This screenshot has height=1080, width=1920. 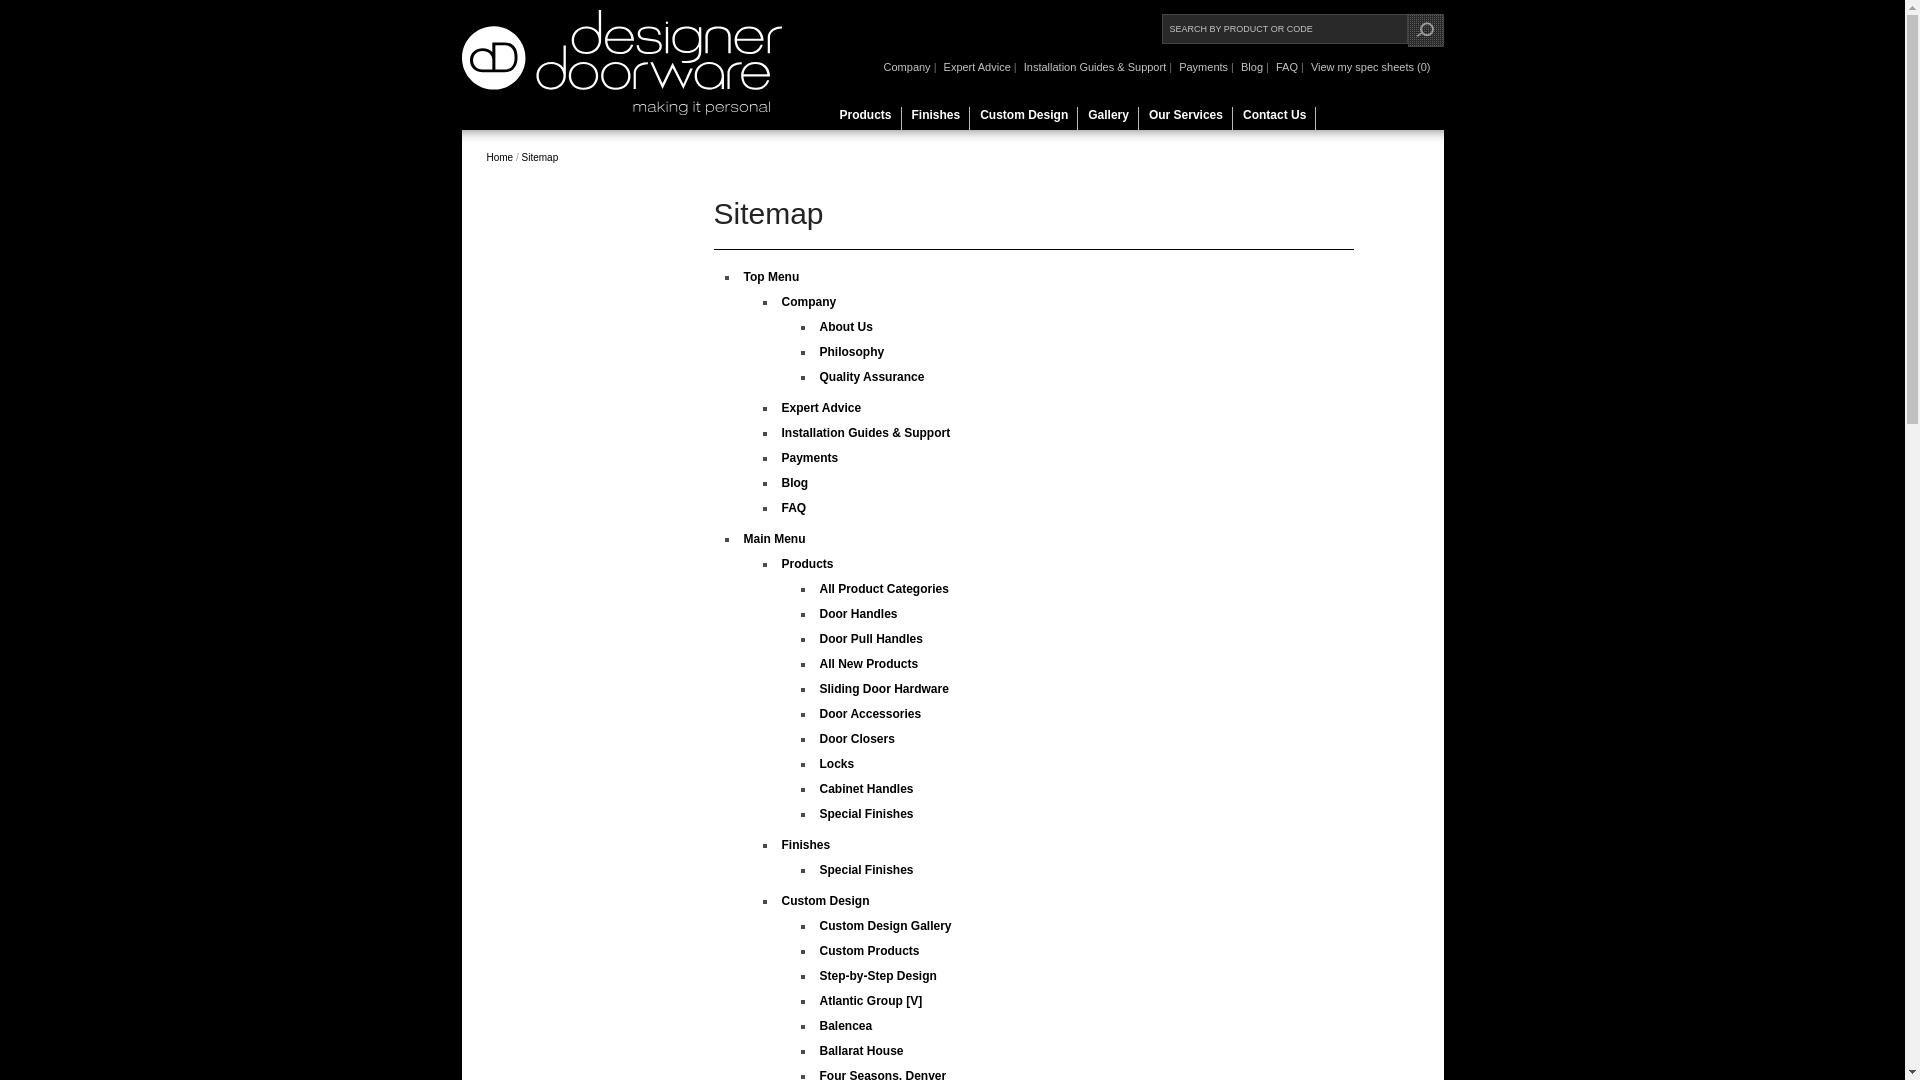 What do you see at coordinates (1306, 65) in the screenshot?
I see `'View my spec sheets (0)'` at bounding box center [1306, 65].